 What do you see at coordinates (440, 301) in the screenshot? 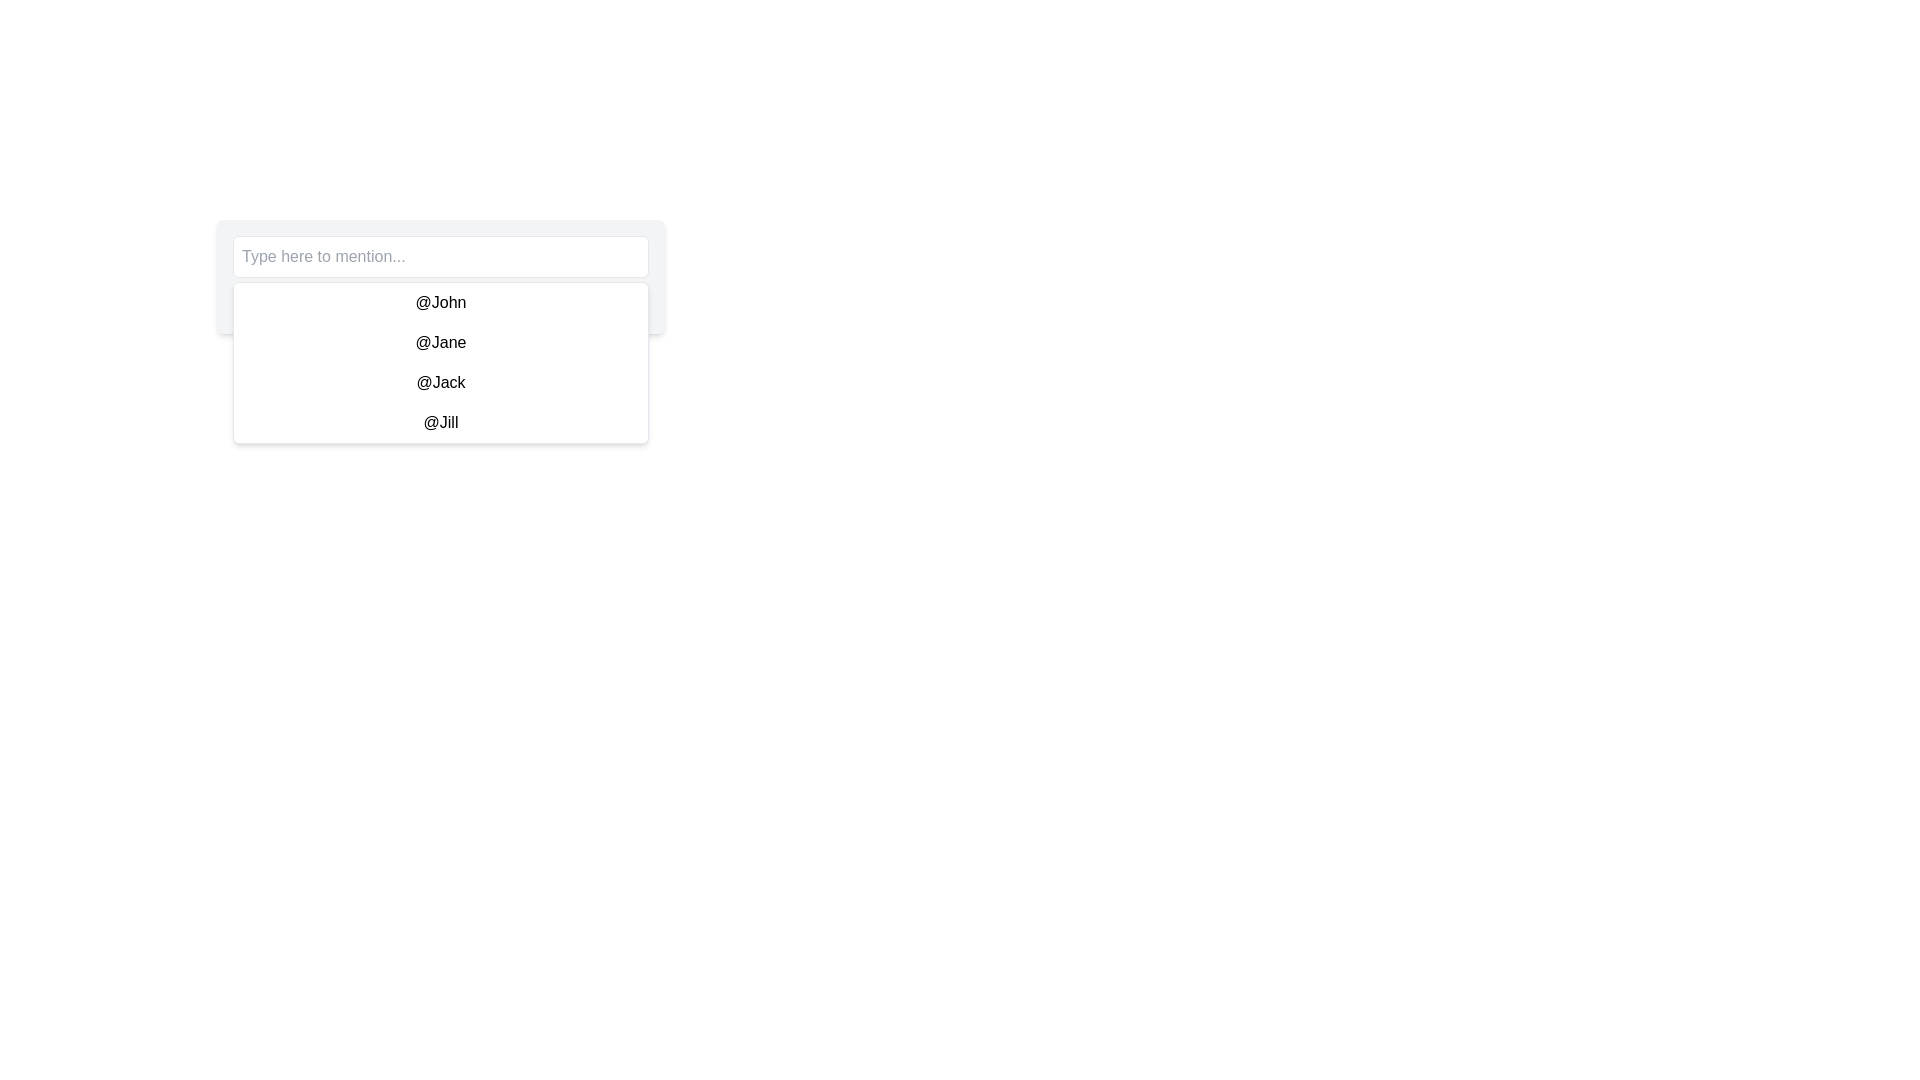
I see `the selectable list item representing the user named 'John'` at bounding box center [440, 301].